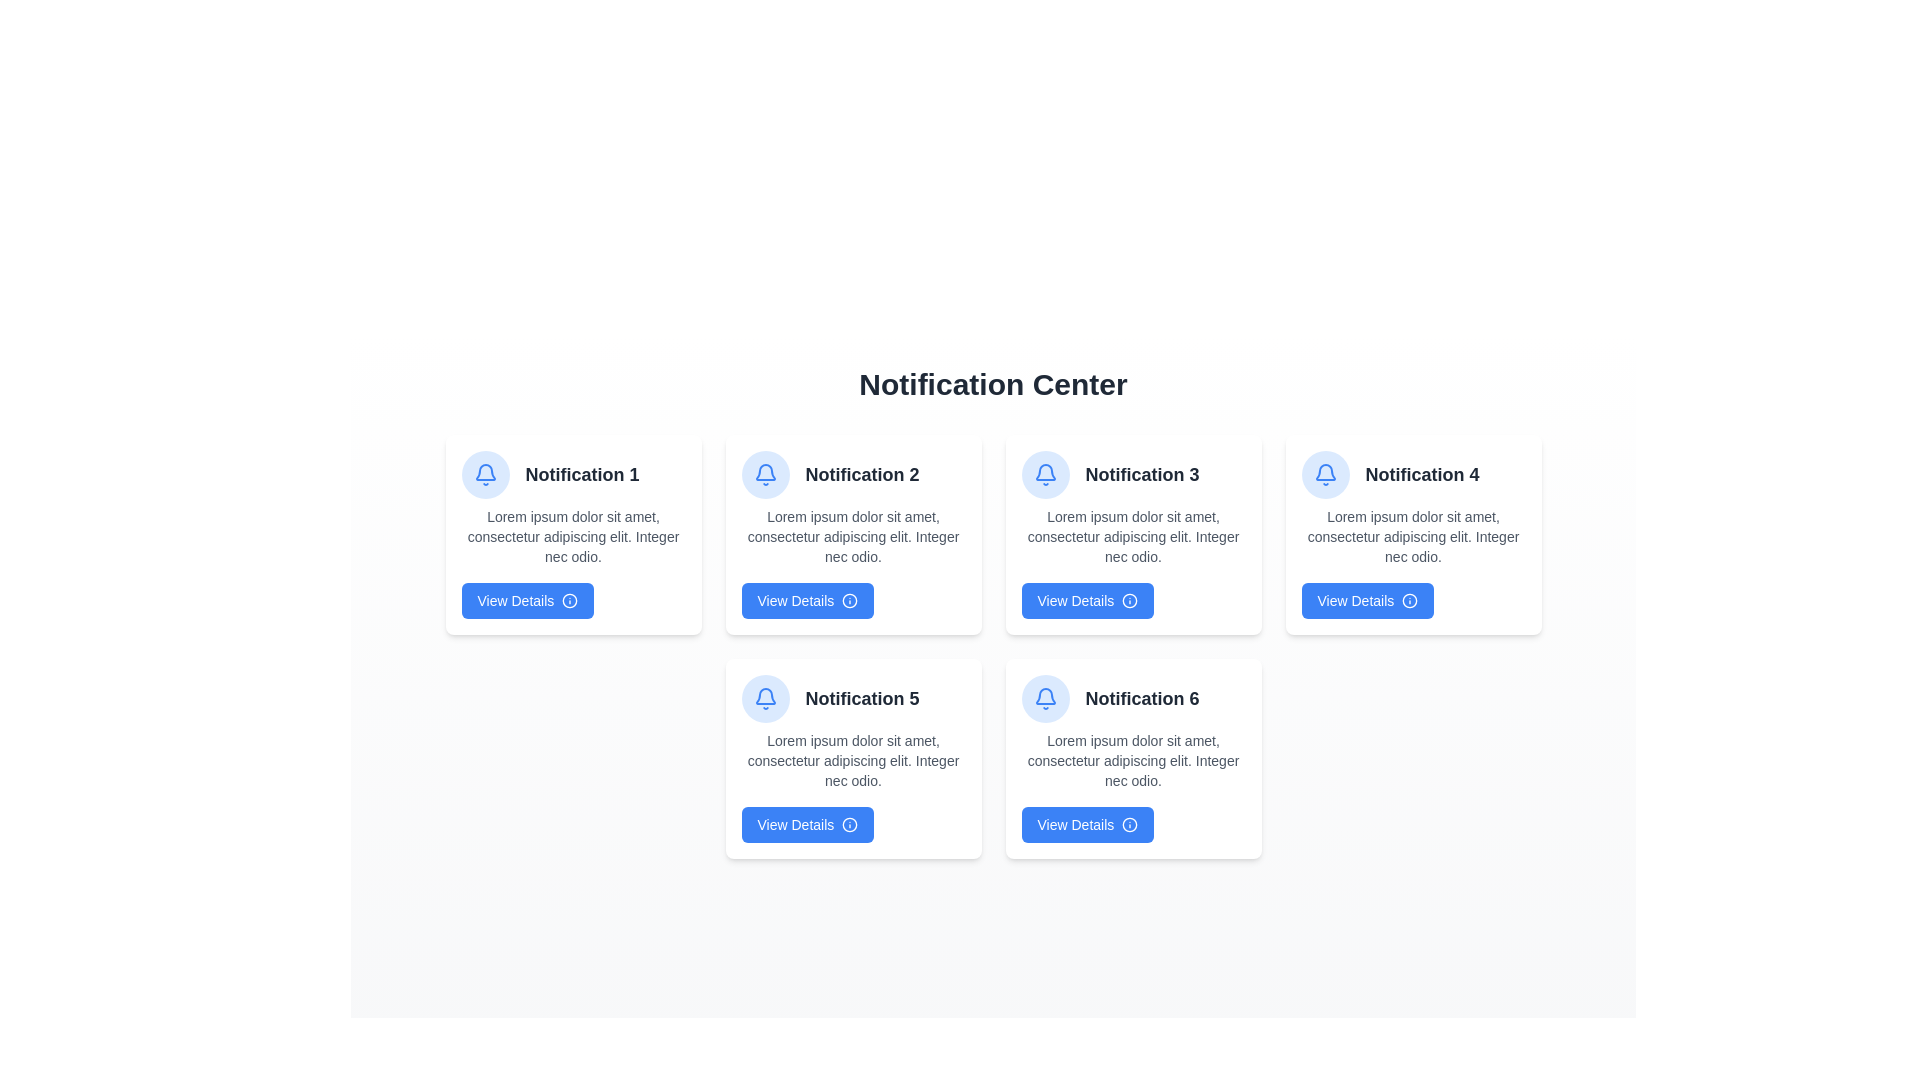 This screenshot has width=1920, height=1080. I want to click on the graphical icon representing the information icon inside the 'View Details' button, located in the second notification item in the top row, so click(850, 600).